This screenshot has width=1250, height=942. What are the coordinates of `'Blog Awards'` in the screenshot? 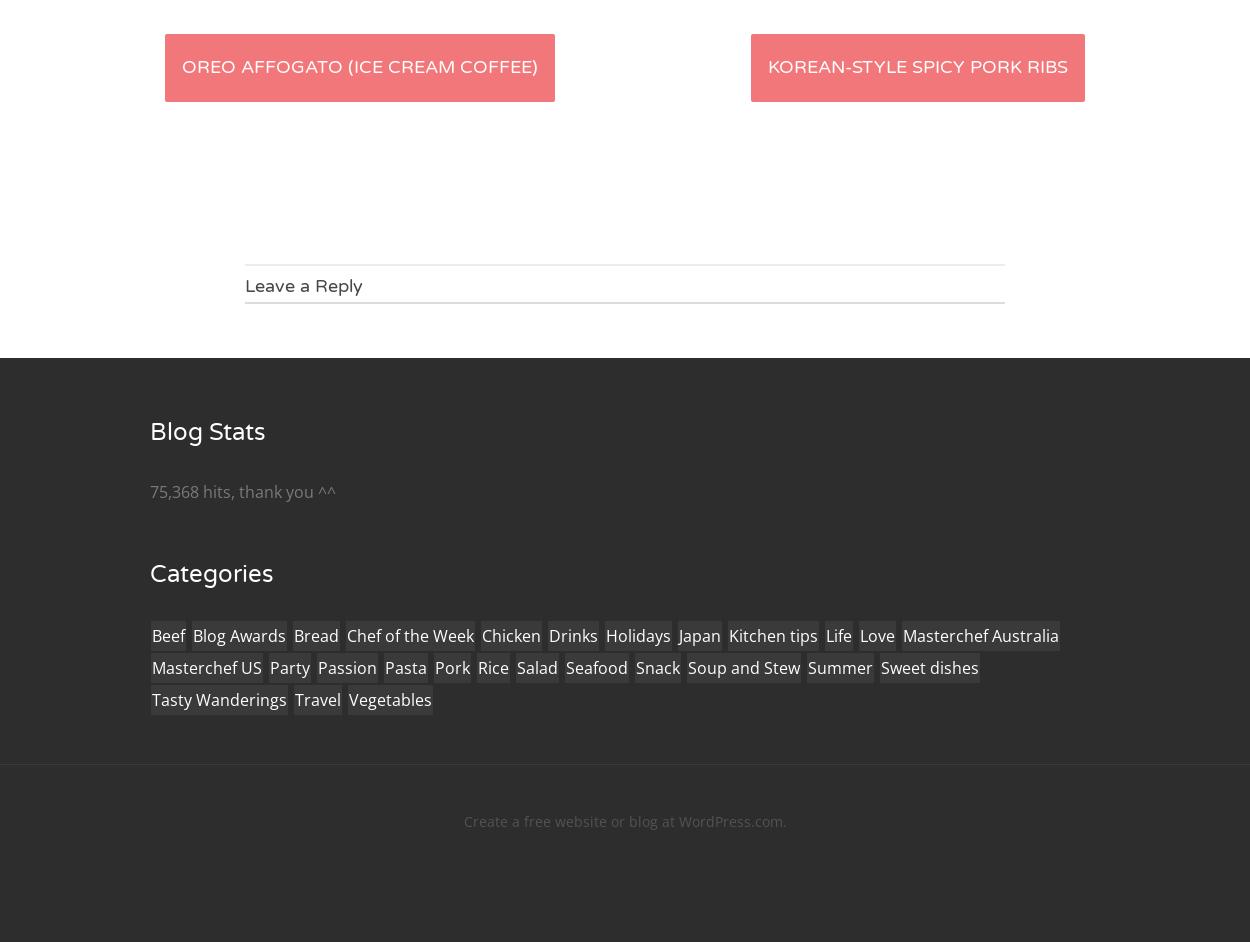 It's located at (192, 635).